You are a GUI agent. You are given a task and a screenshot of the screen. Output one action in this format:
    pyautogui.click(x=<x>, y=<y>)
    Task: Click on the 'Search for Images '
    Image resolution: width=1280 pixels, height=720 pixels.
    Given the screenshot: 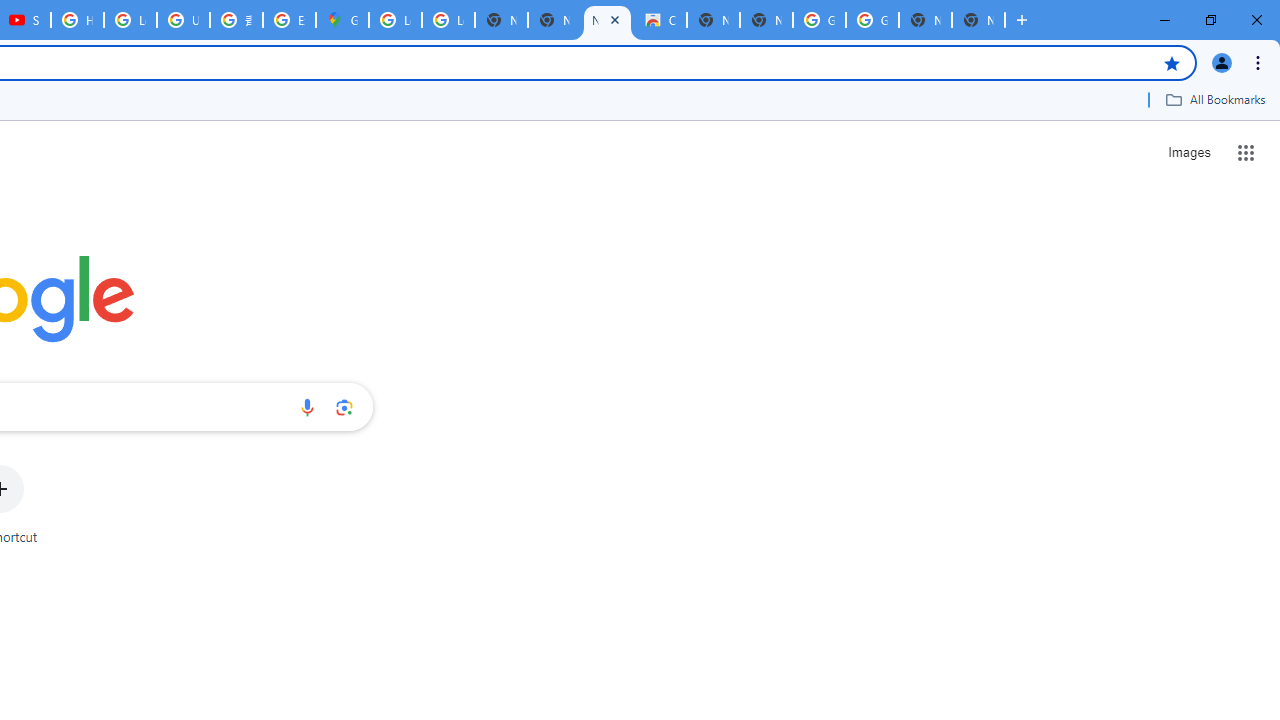 What is the action you would take?
    pyautogui.click(x=1189, y=152)
    